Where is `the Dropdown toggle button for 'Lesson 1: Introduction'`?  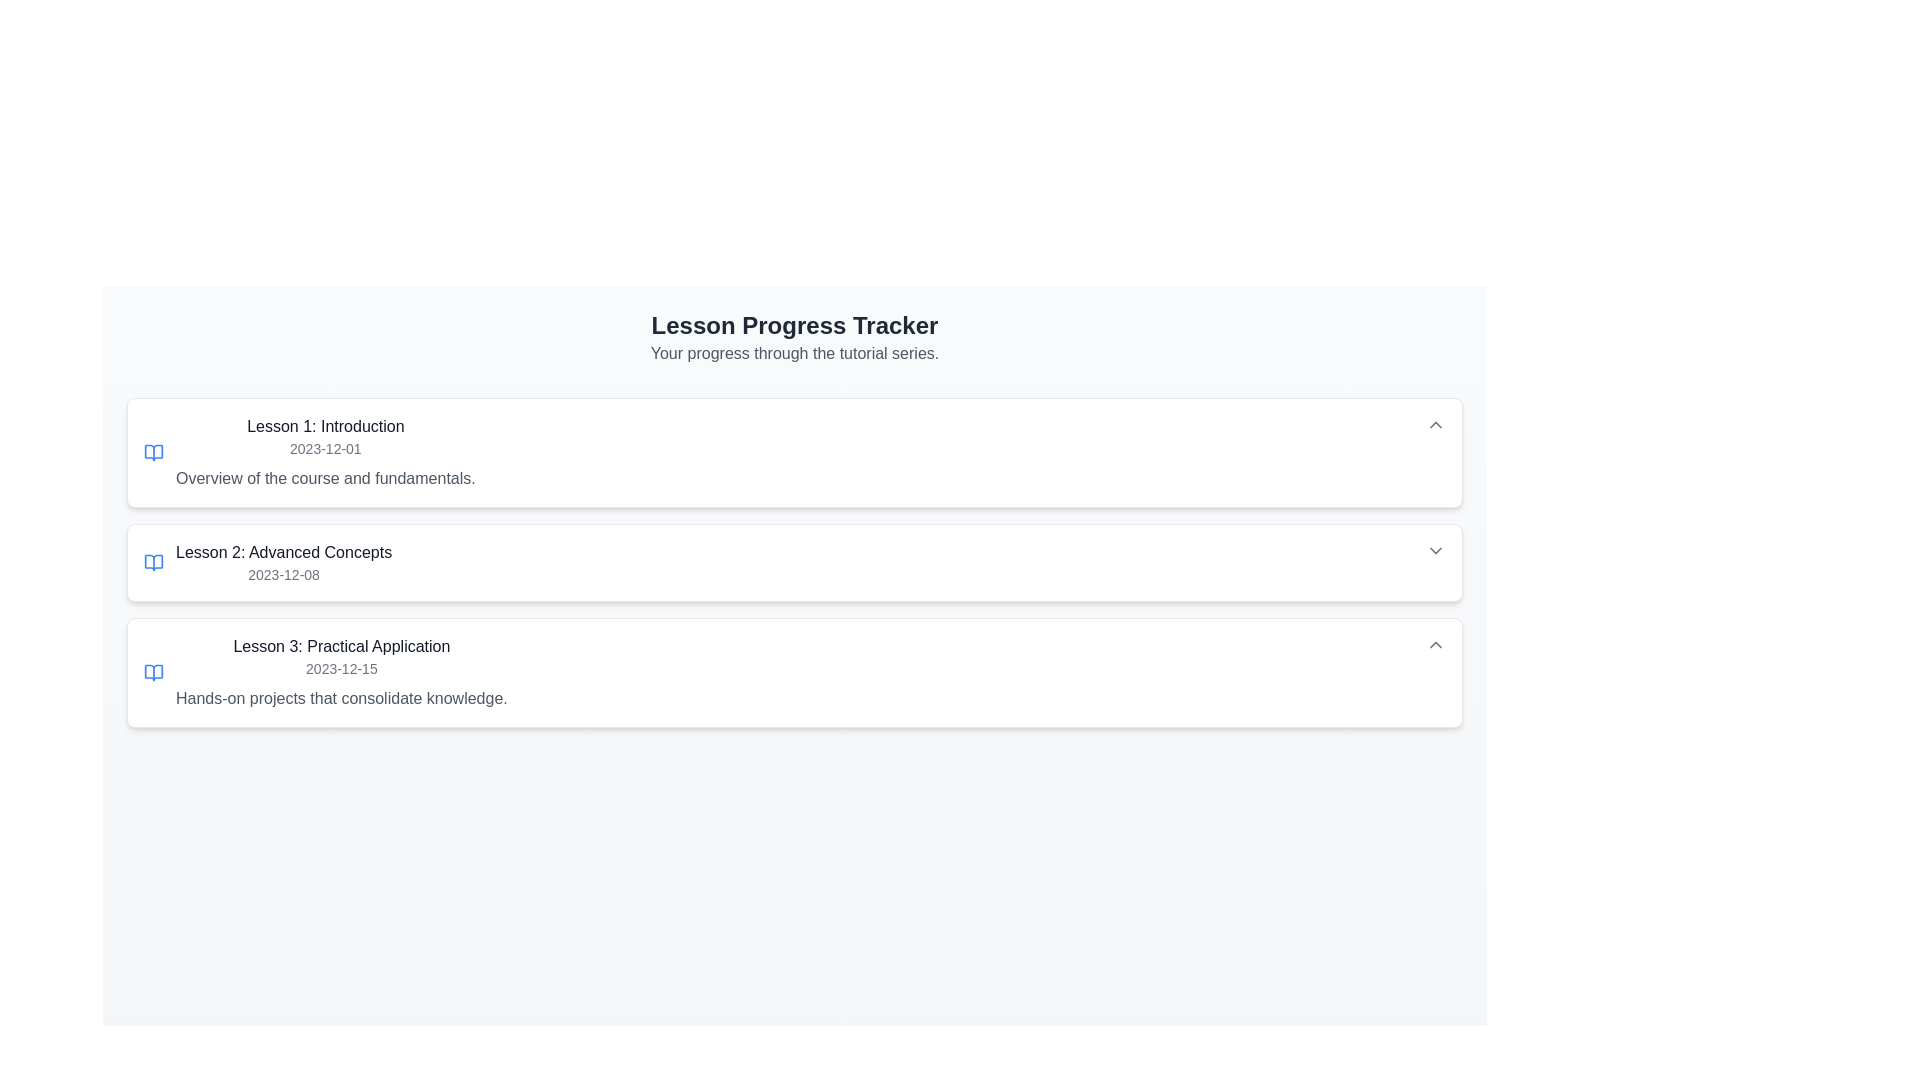
the Dropdown toggle button for 'Lesson 1: Introduction' is located at coordinates (1434, 423).